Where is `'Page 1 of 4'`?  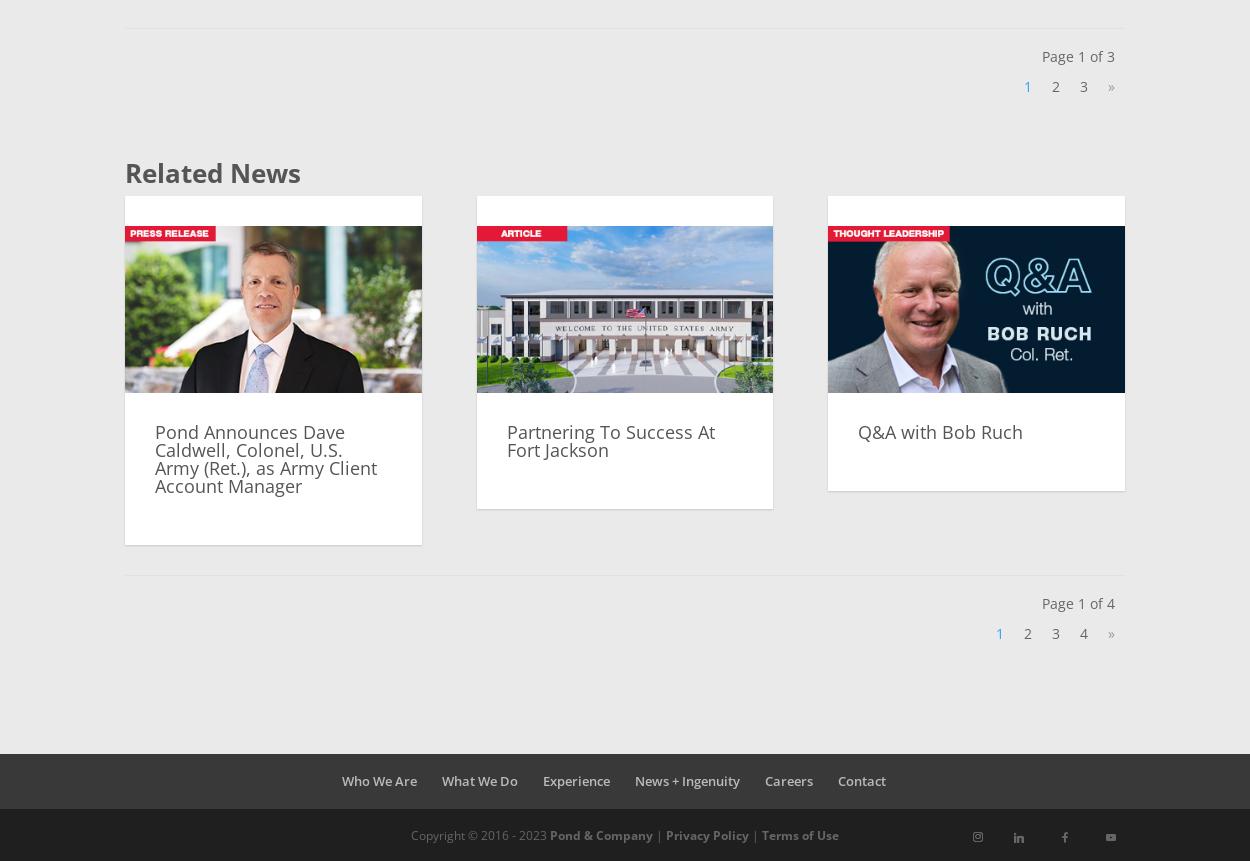 'Page 1 of 4' is located at coordinates (1042, 602).